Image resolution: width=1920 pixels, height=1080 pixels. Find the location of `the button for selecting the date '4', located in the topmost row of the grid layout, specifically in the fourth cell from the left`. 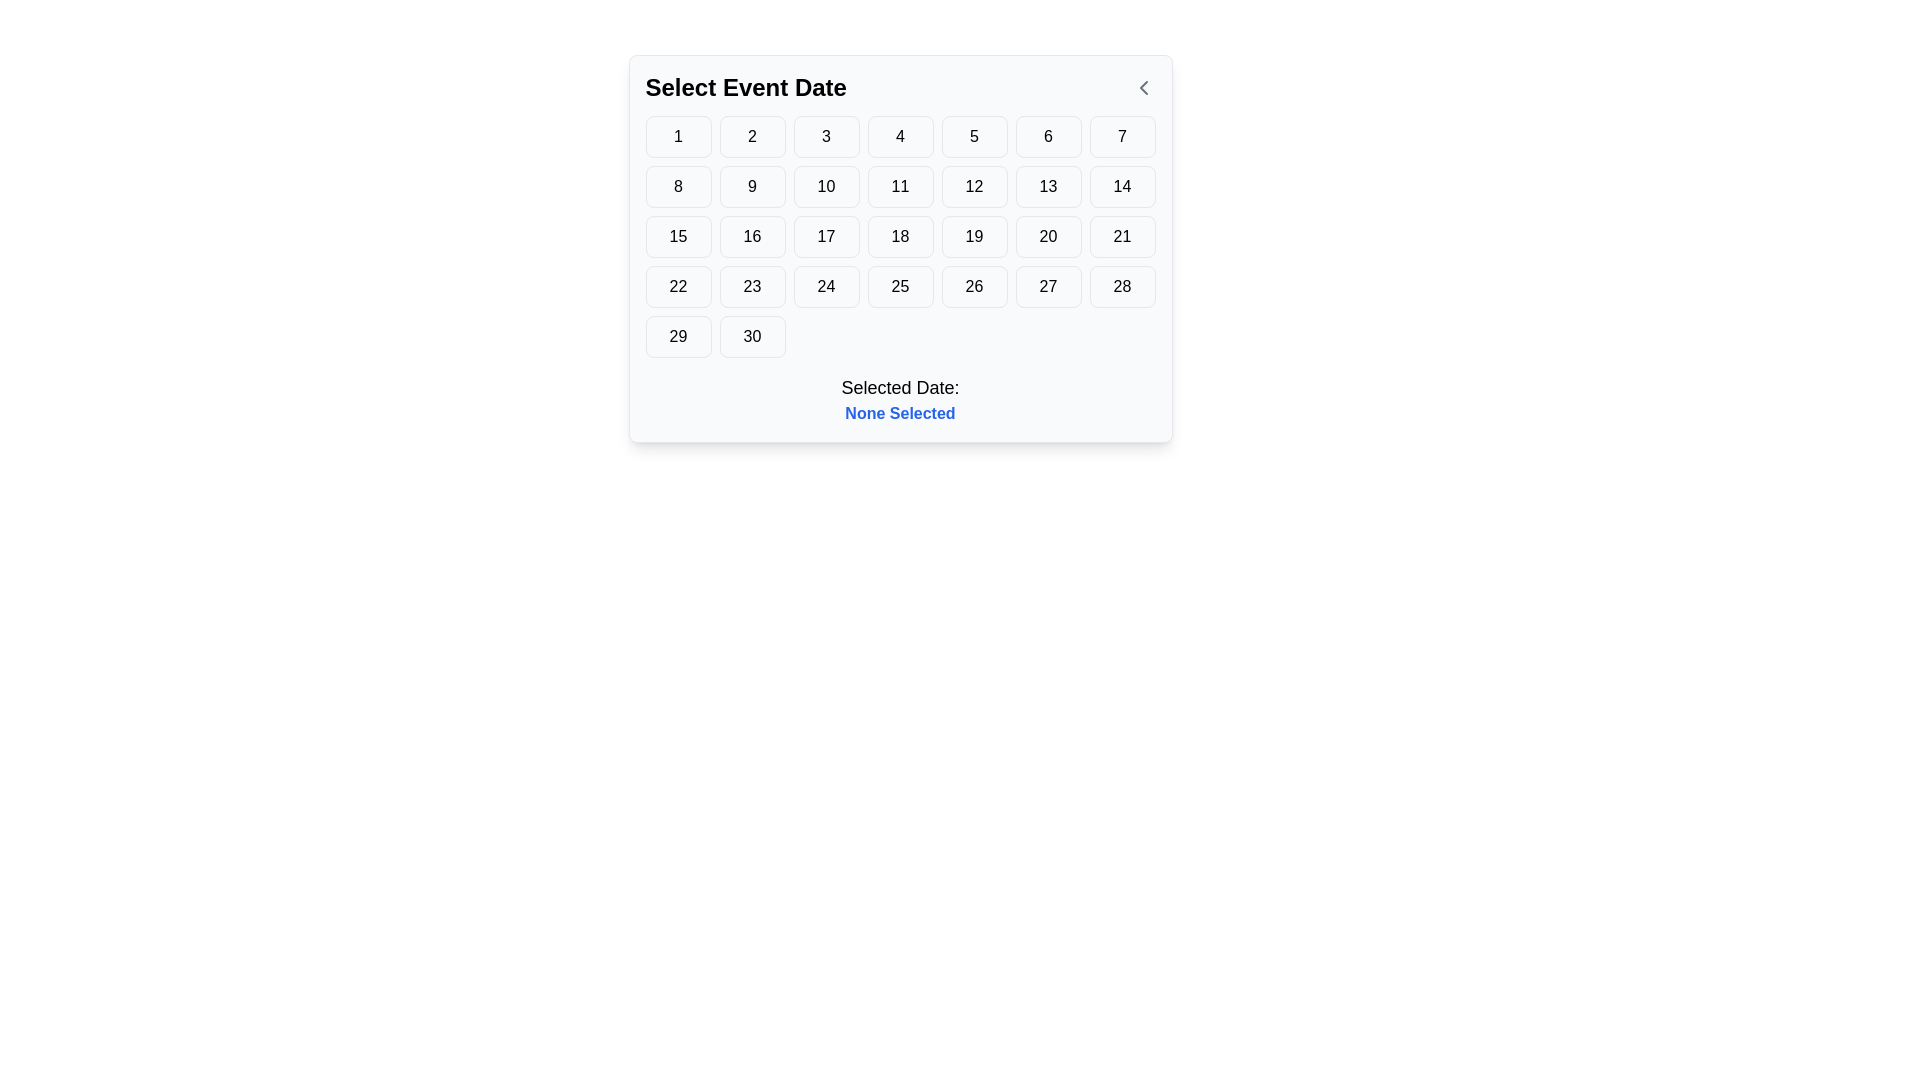

the button for selecting the date '4', located in the topmost row of the grid layout, specifically in the fourth cell from the left is located at coordinates (899, 136).